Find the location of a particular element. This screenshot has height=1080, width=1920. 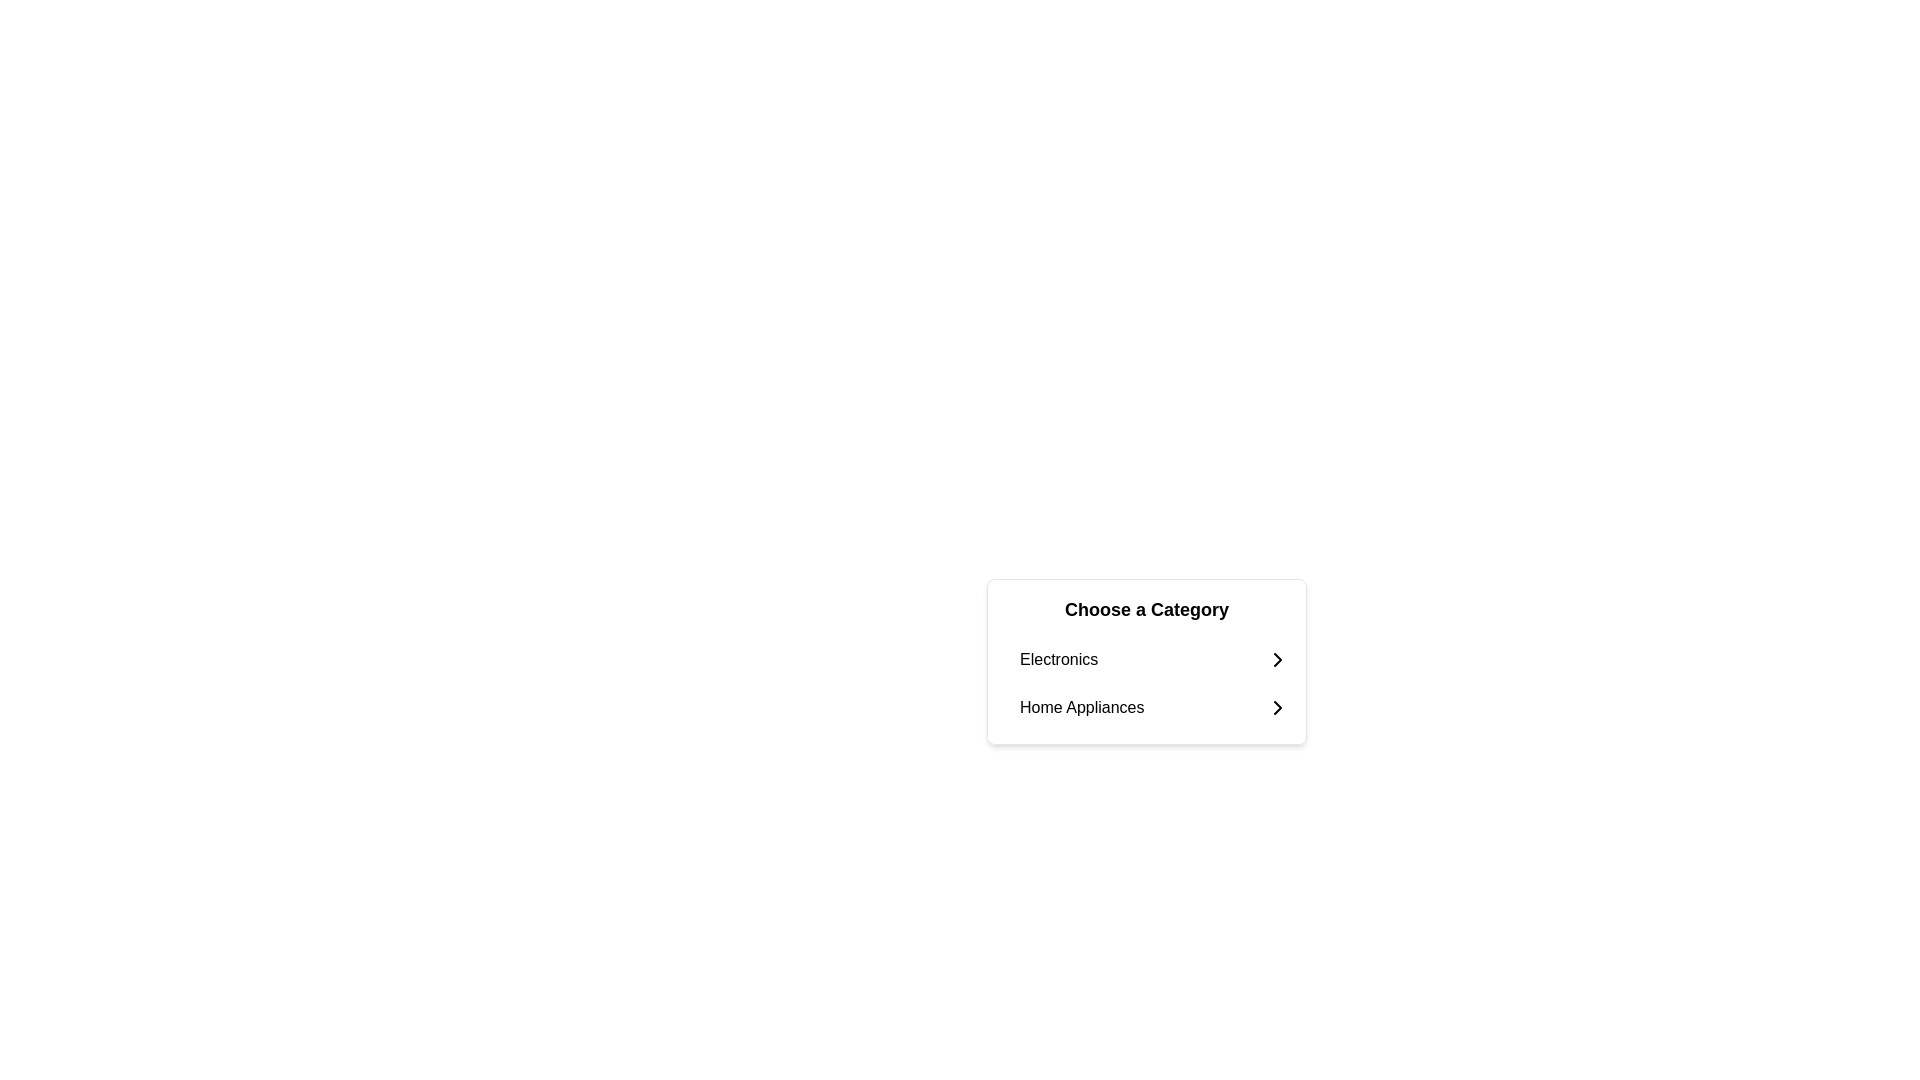

the 'Electronics' text label located at the first position in the 'Choose a Category' section is located at coordinates (1058, 659).